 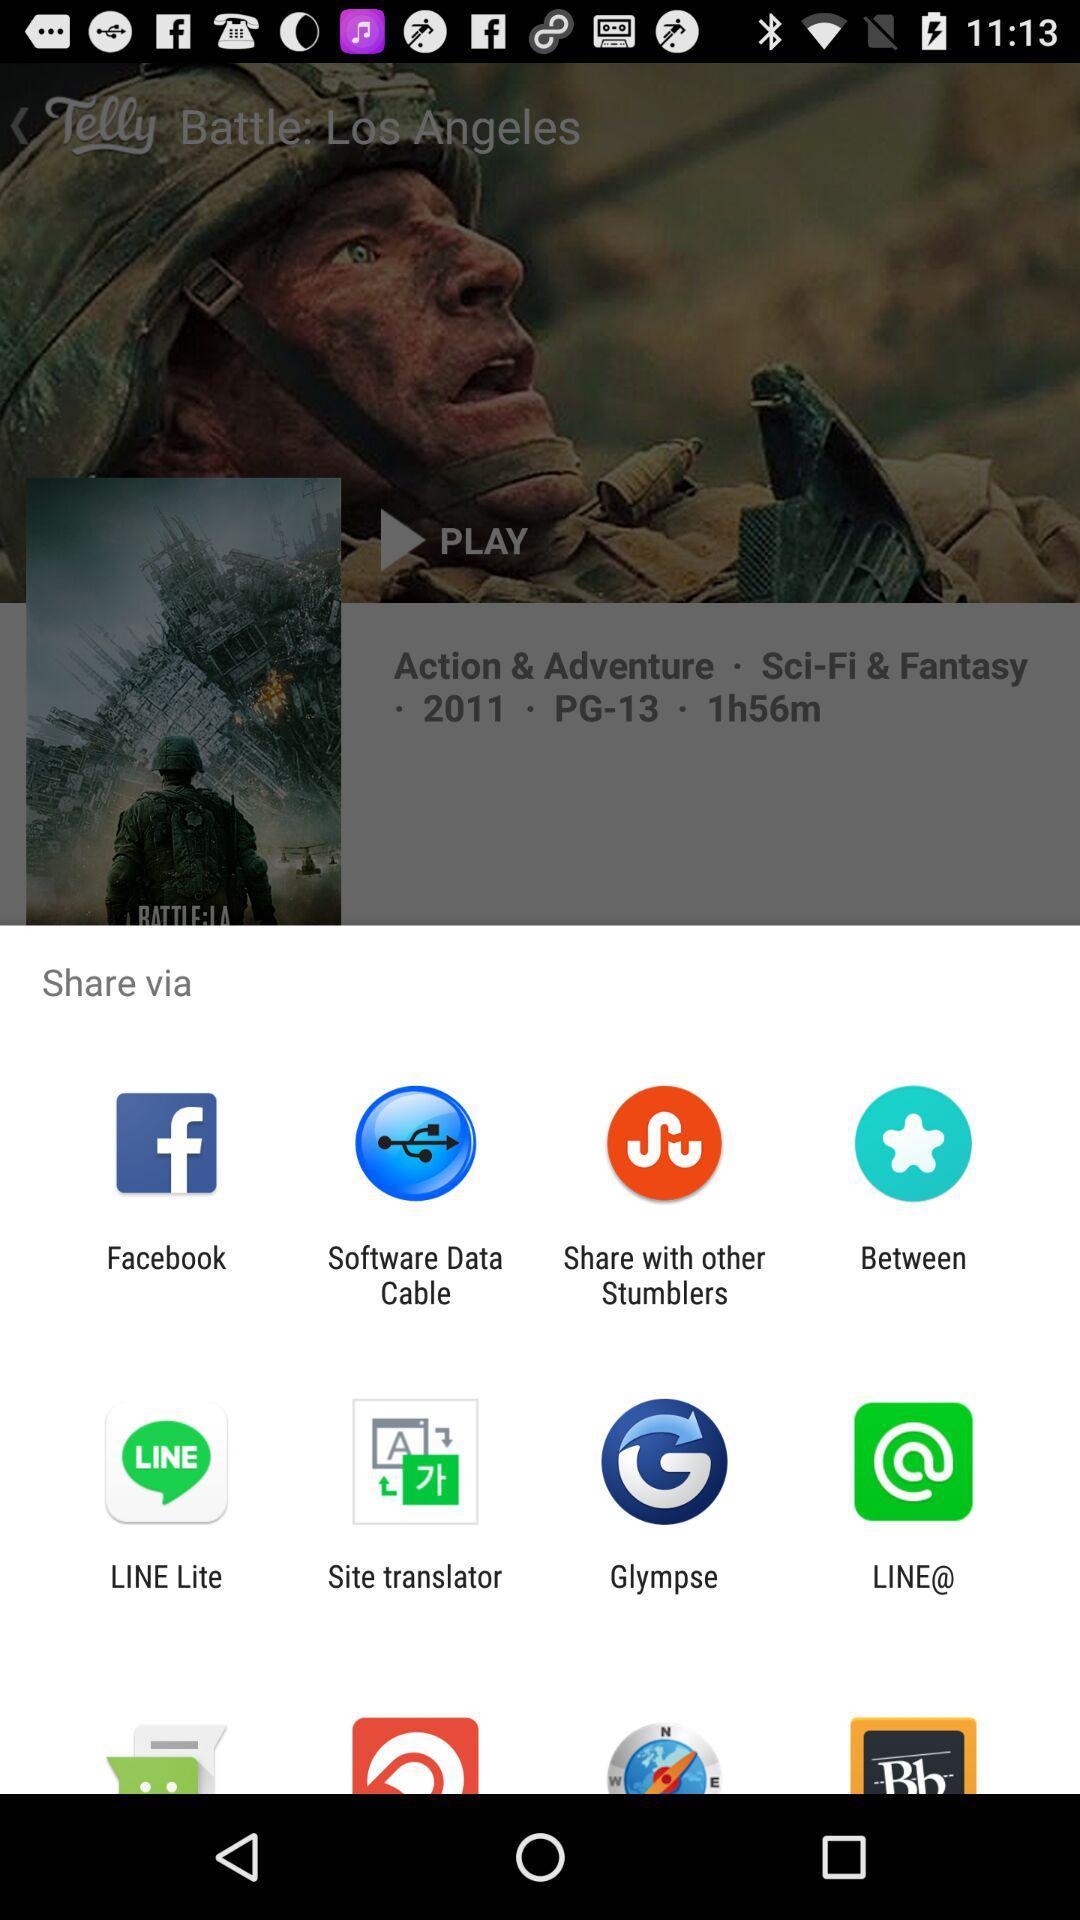 I want to click on the item to the right of software data cable app, so click(x=664, y=1274).